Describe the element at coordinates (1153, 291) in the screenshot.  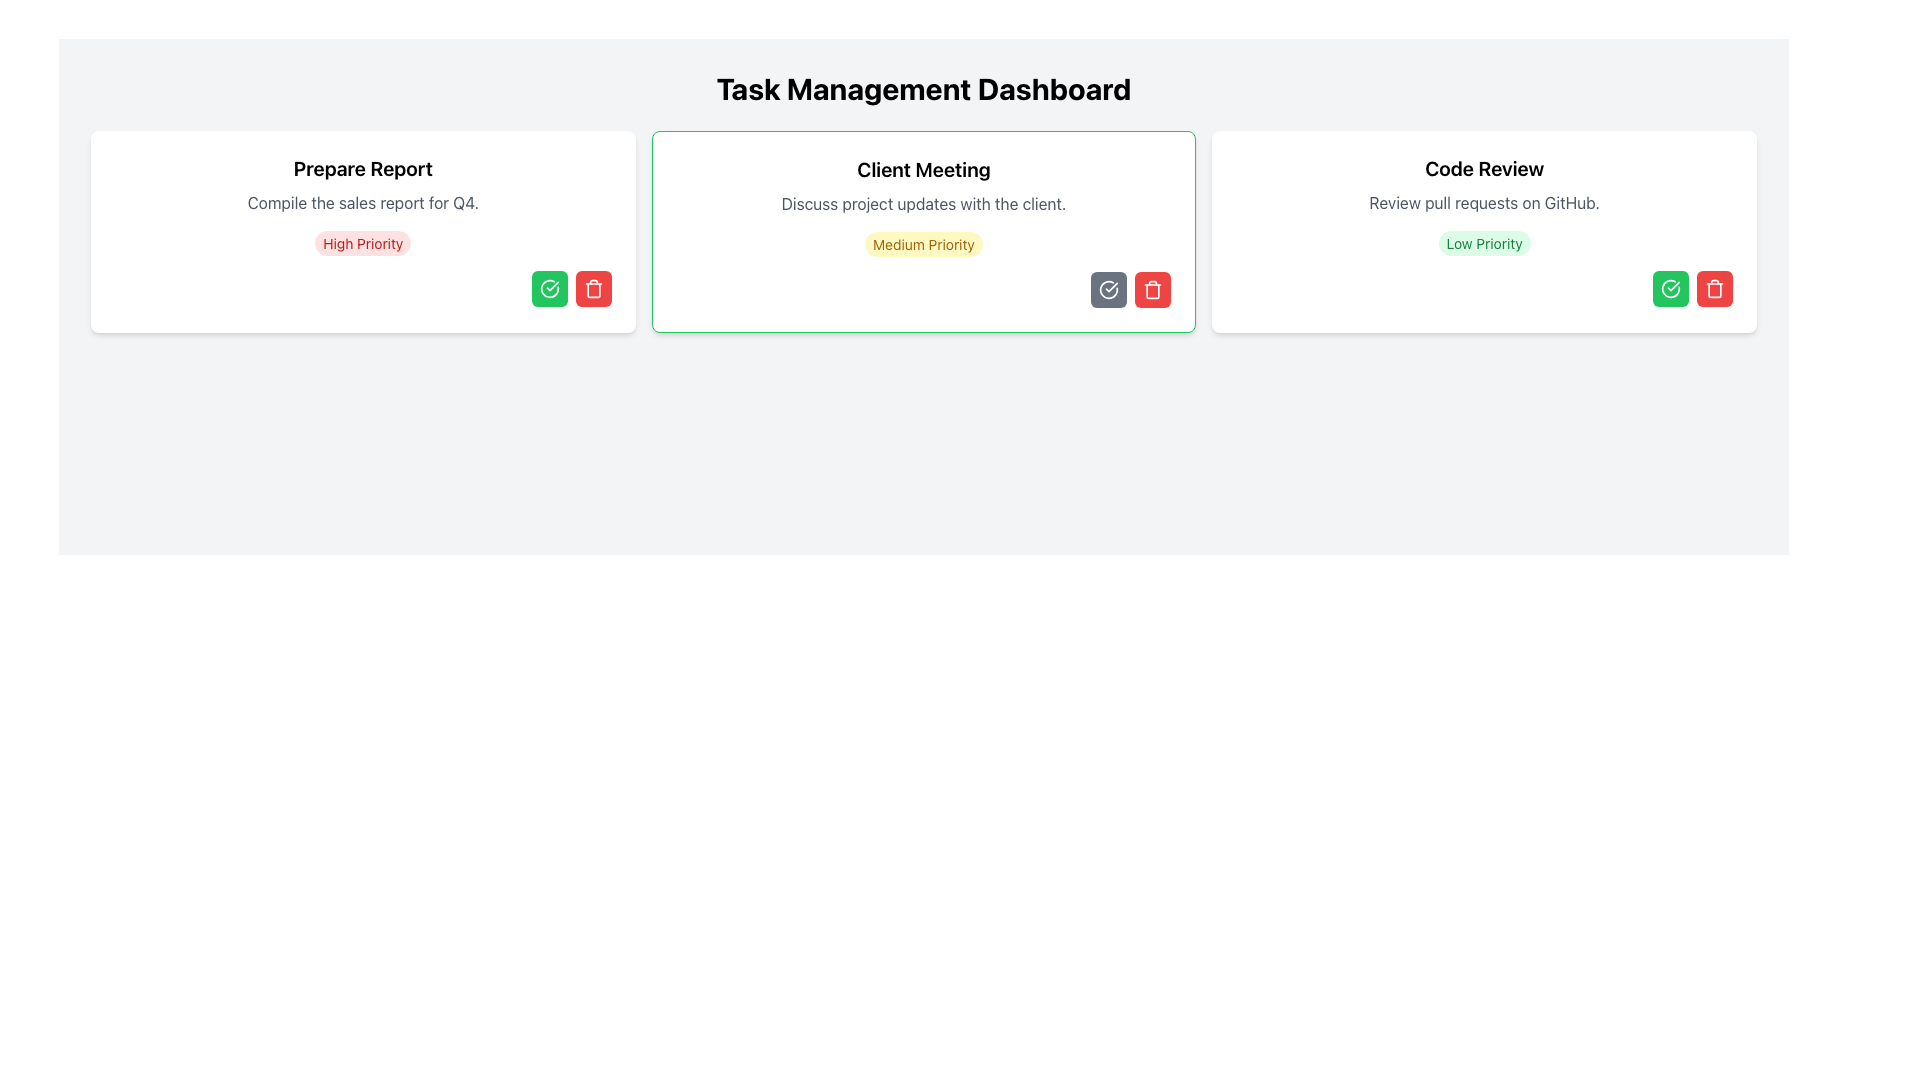
I see `the vertical rectangular graphical component of the trash icon, which represents the delete operation, located towards the lower center of the icon` at that location.